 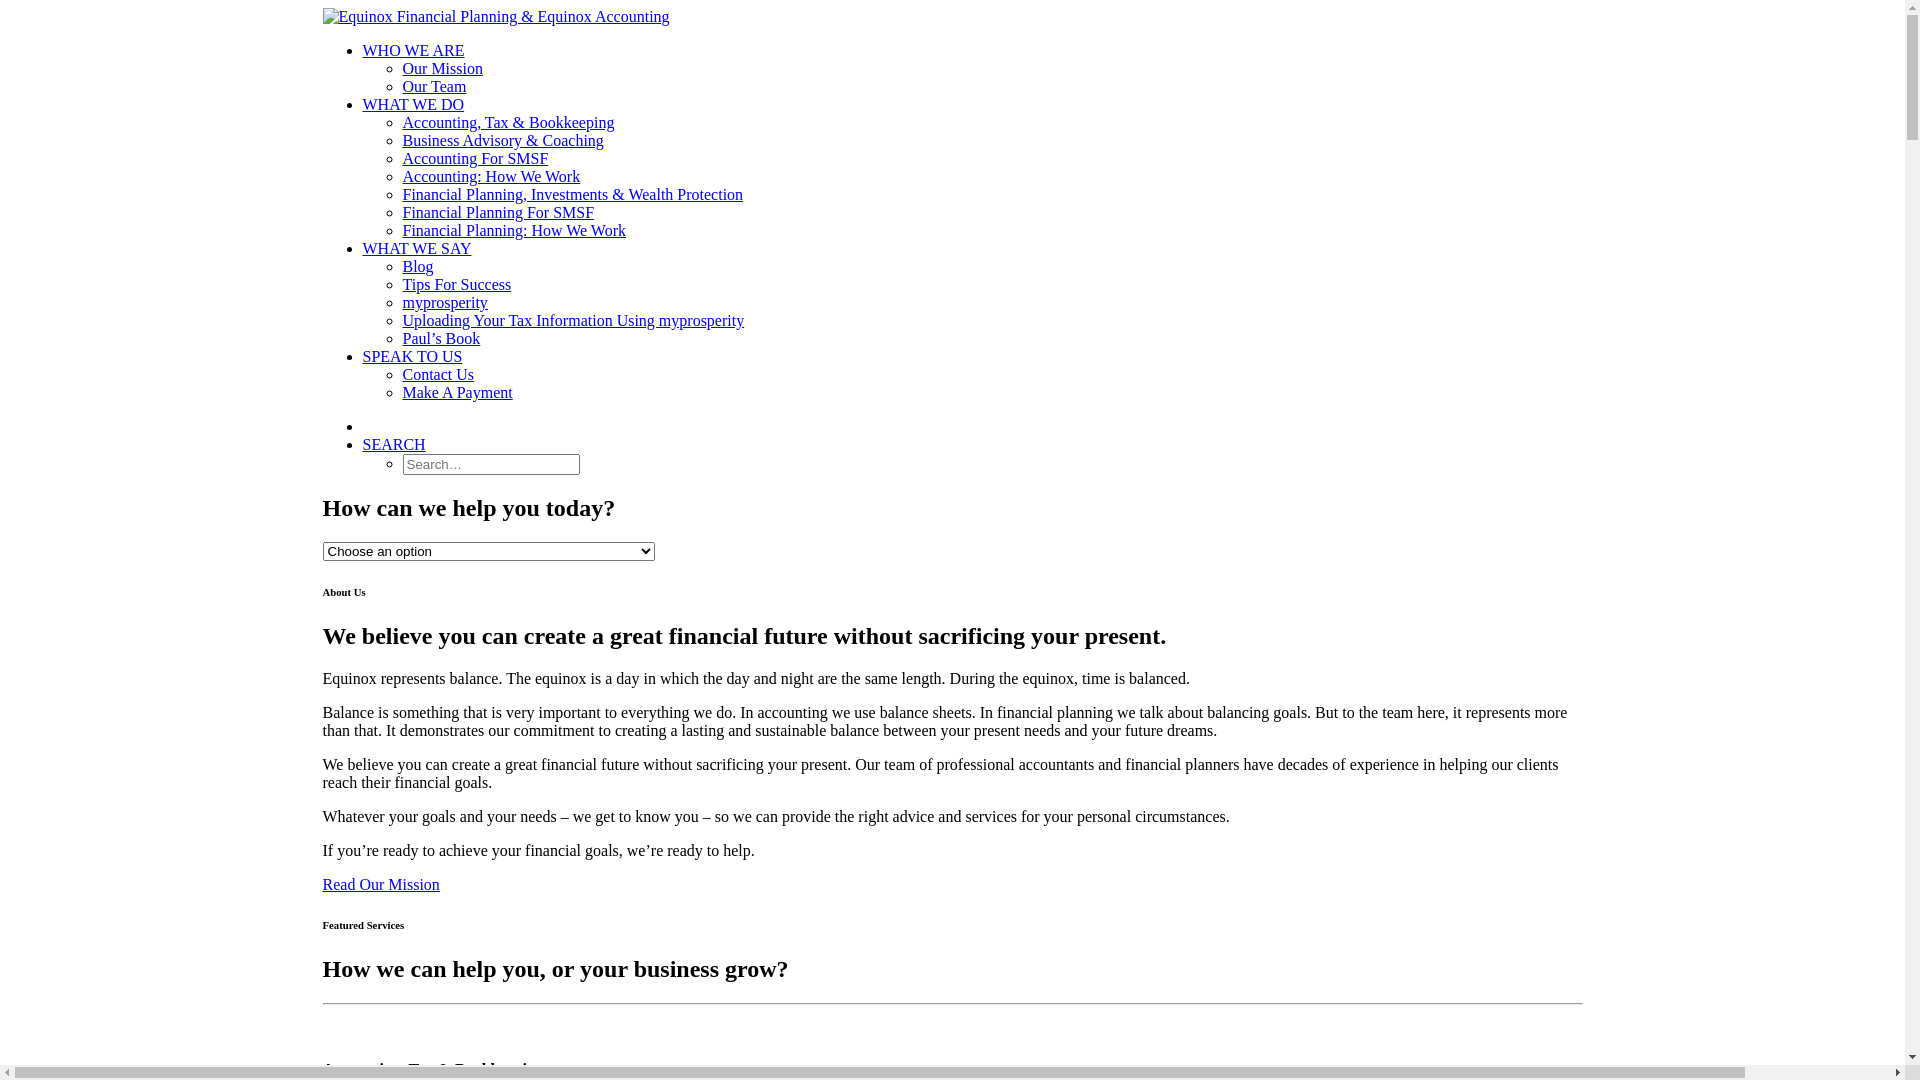 What do you see at coordinates (474, 157) in the screenshot?
I see `'Accounting For SMSF'` at bounding box center [474, 157].